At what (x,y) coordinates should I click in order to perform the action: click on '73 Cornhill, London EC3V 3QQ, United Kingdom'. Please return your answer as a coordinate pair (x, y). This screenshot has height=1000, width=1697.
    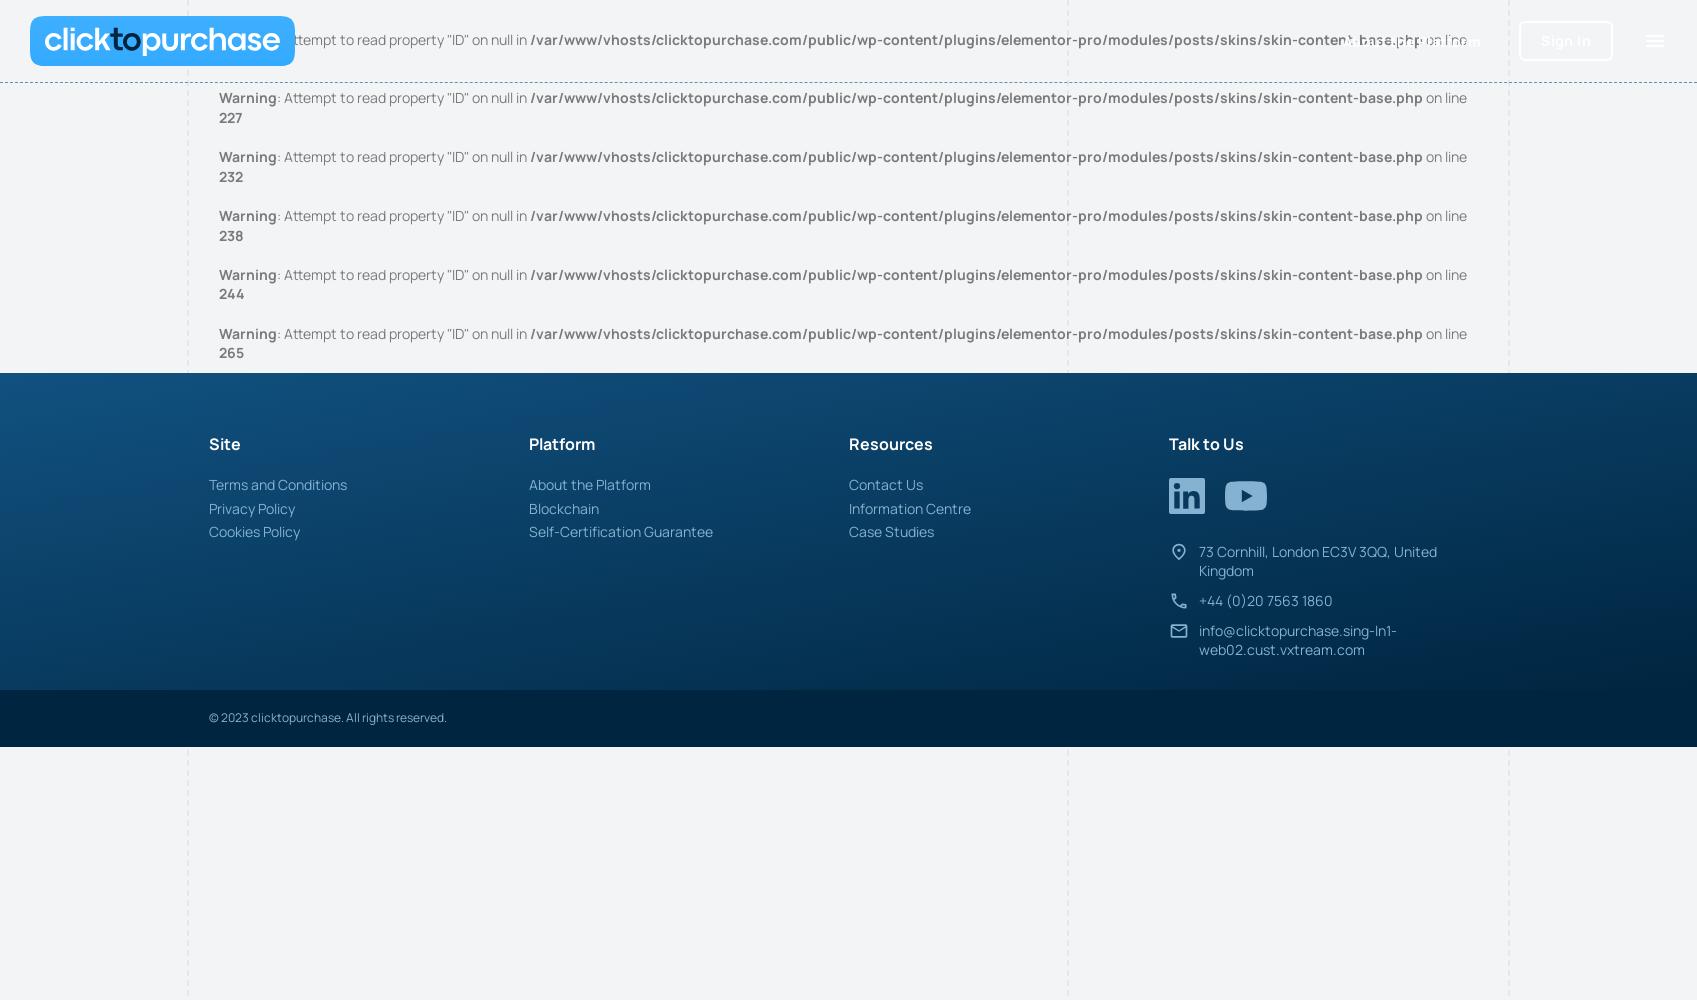
    Looking at the image, I should click on (1197, 560).